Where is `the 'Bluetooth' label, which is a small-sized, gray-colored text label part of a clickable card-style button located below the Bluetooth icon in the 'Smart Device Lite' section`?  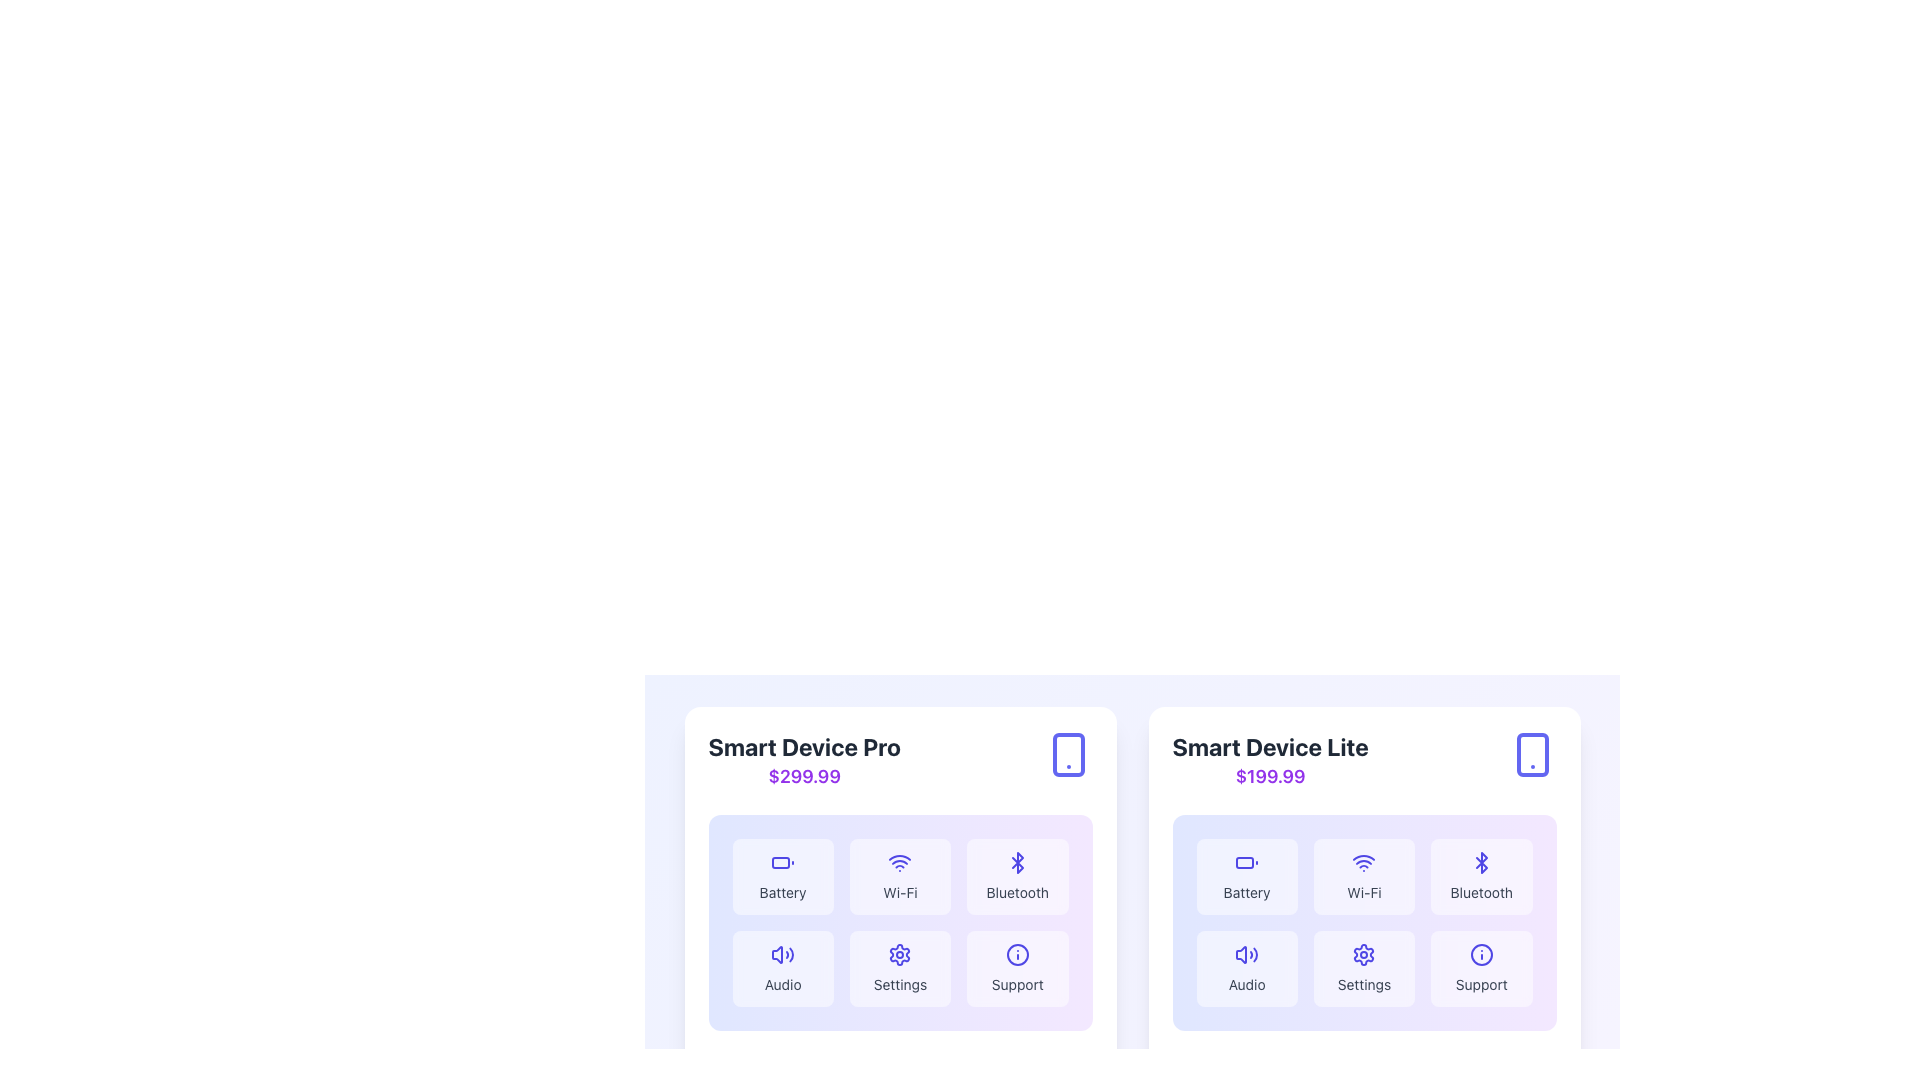
the 'Bluetooth' label, which is a small-sized, gray-colored text label part of a clickable card-style button located below the Bluetooth icon in the 'Smart Device Lite' section is located at coordinates (1481, 892).